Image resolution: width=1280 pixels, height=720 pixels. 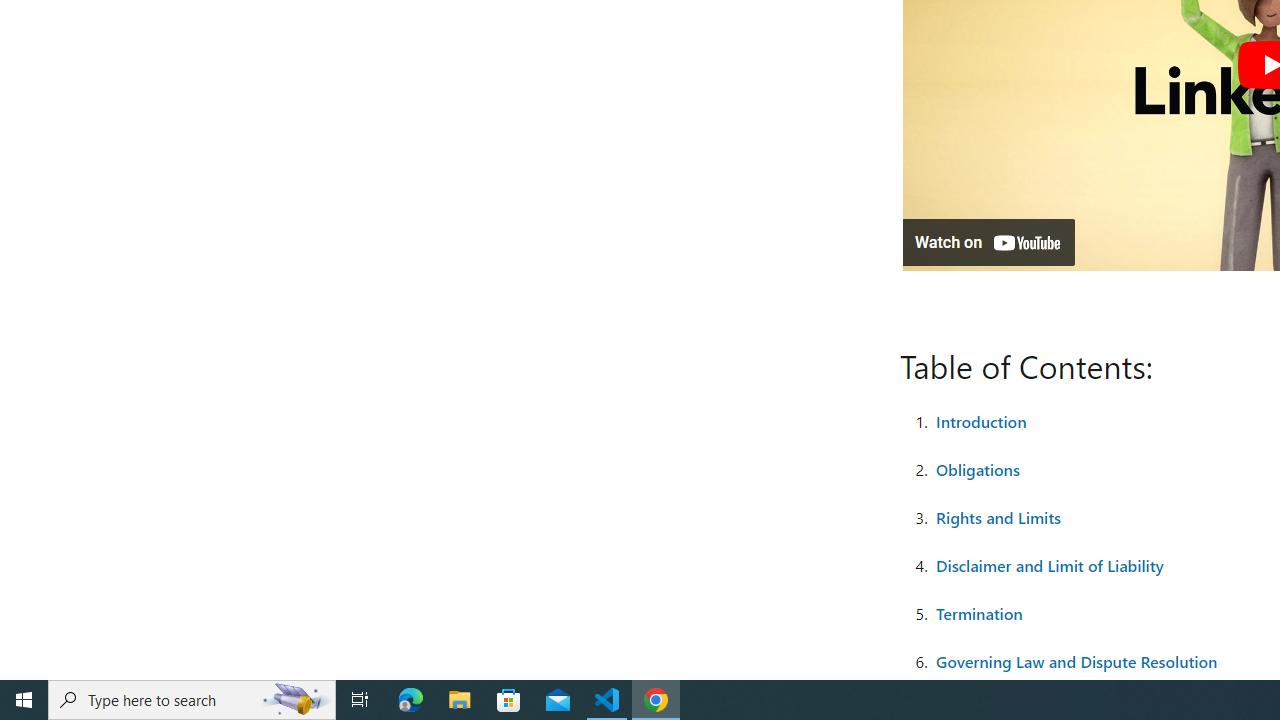 What do you see at coordinates (998, 515) in the screenshot?
I see `'Rights and Limits'` at bounding box center [998, 515].